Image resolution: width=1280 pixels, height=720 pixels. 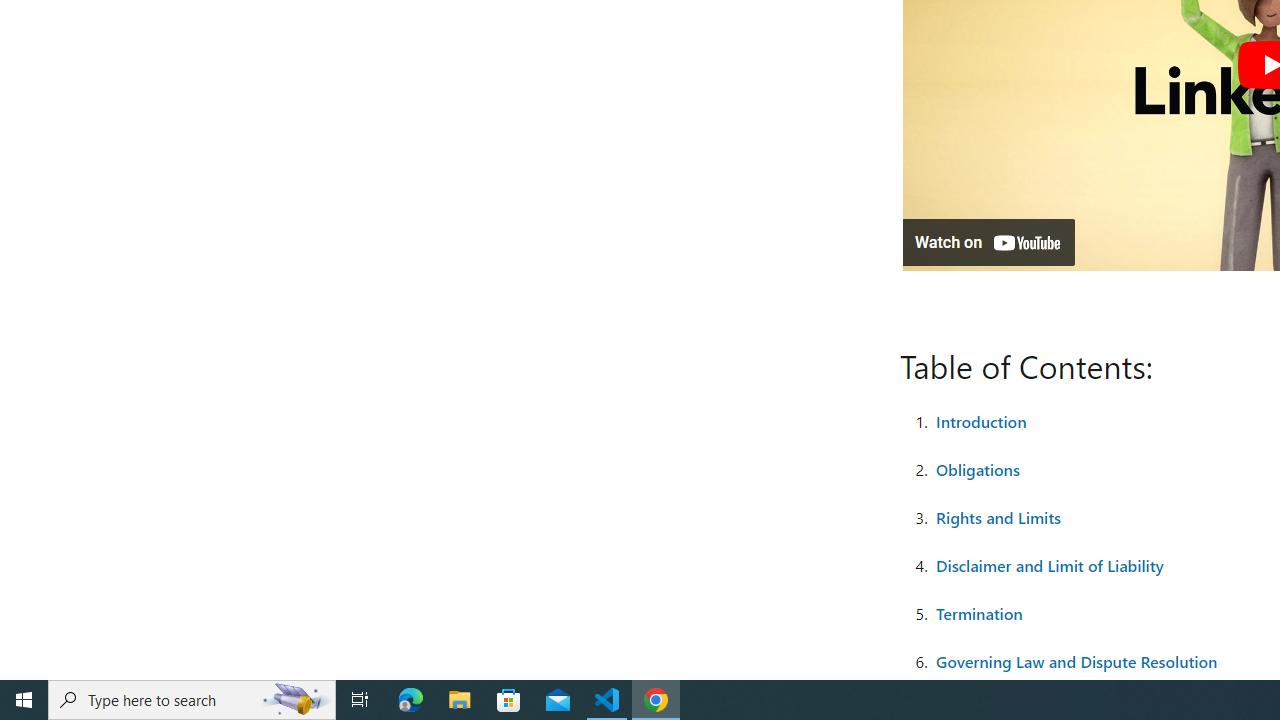 What do you see at coordinates (998, 515) in the screenshot?
I see `'Rights and Limits'` at bounding box center [998, 515].